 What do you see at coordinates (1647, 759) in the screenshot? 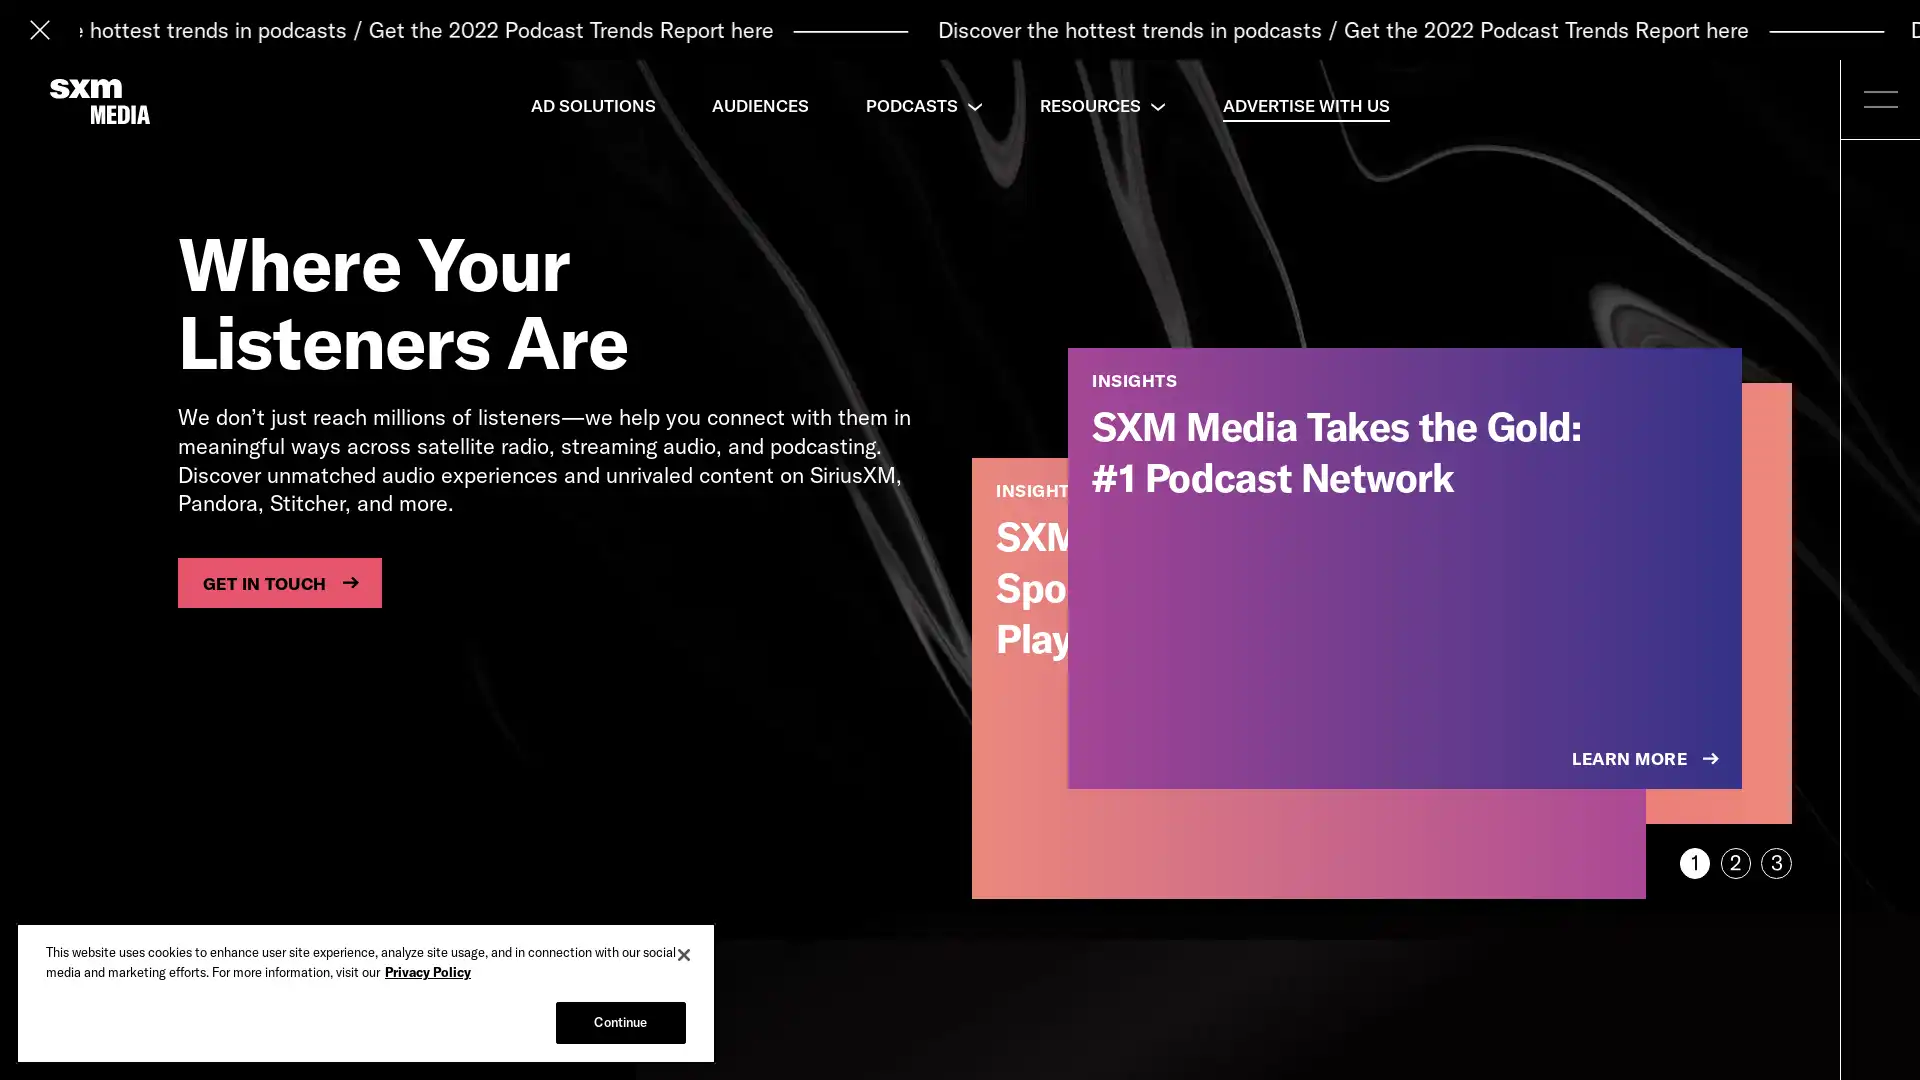
I see `LEARN MORE` at bounding box center [1647, 759].